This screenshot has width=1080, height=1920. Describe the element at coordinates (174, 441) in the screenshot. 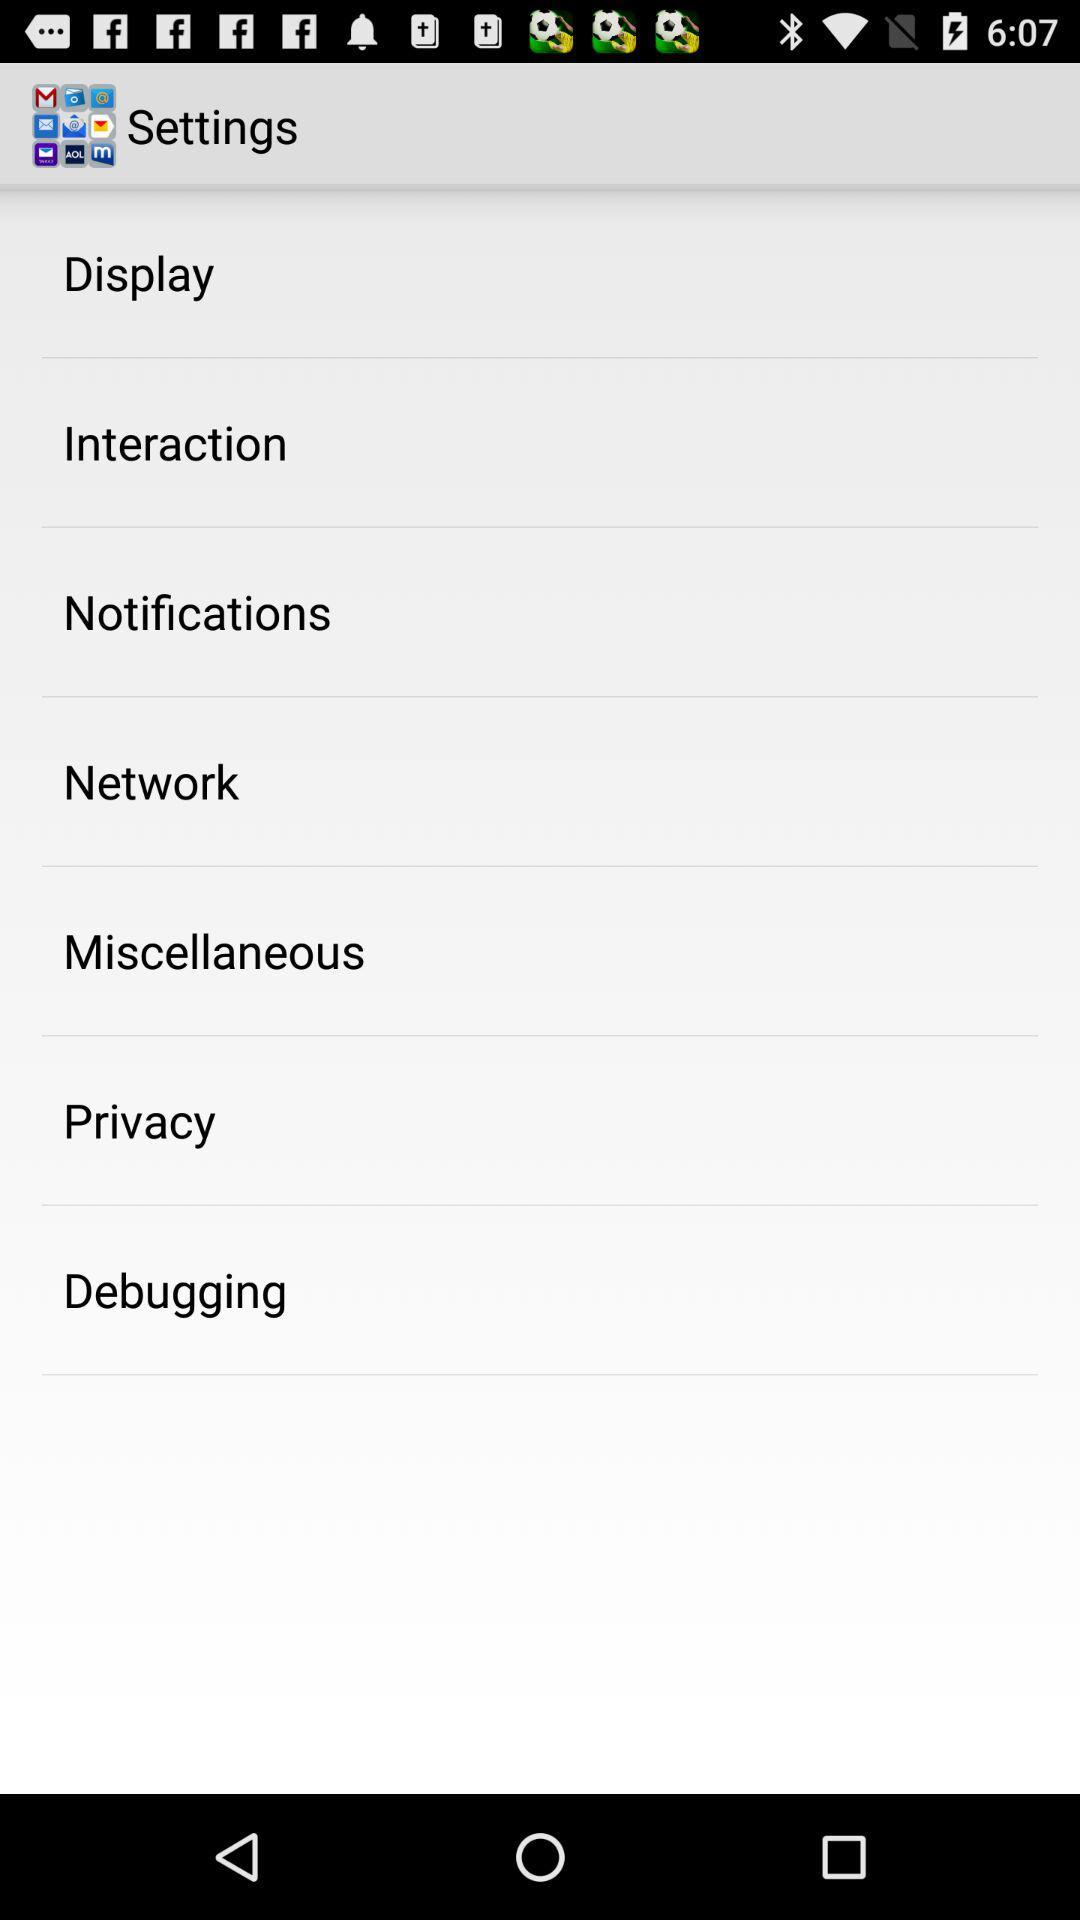

I see `item below the display app` at that location.